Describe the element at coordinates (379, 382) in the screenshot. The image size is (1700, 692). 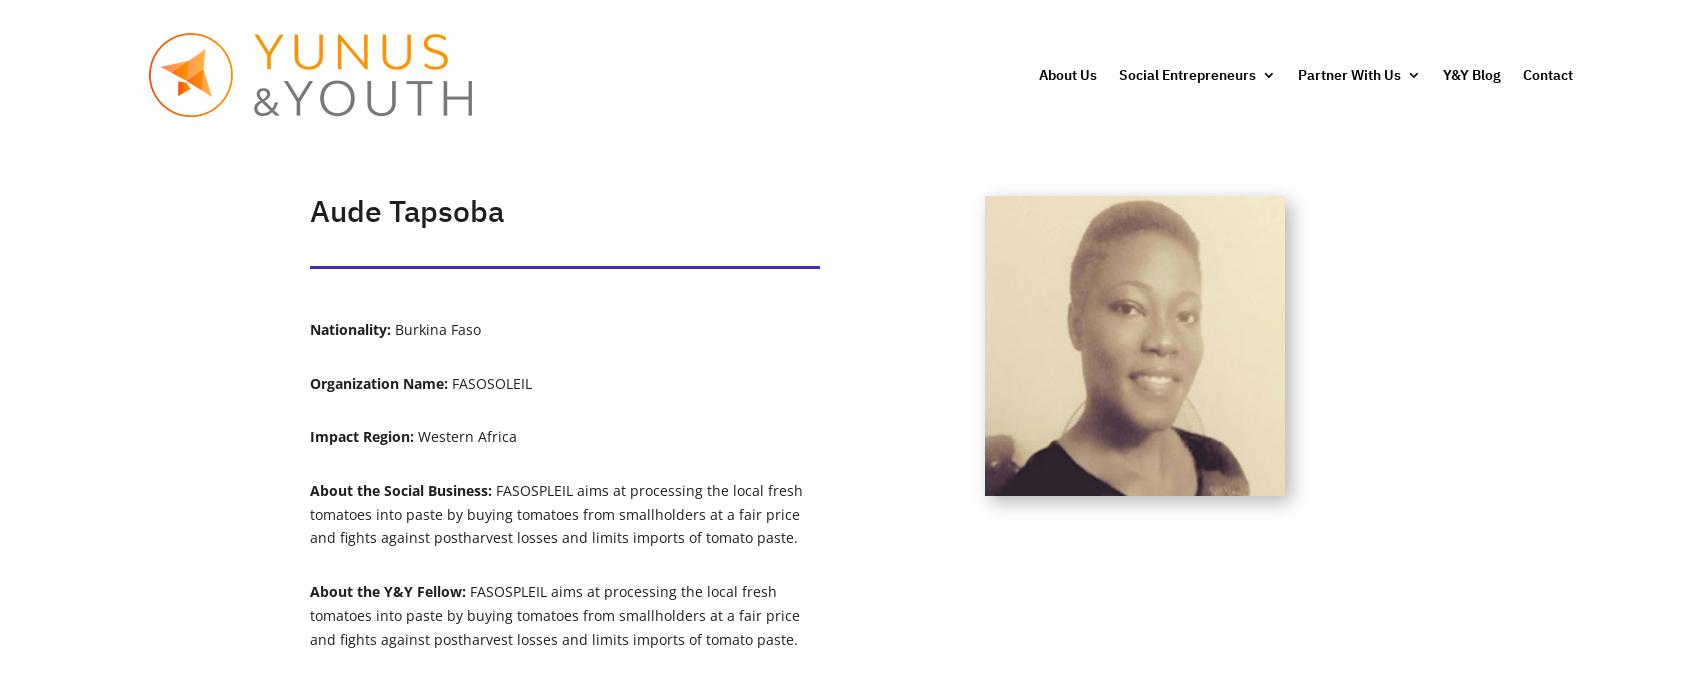
I see `'Organization Name:'` at that location.